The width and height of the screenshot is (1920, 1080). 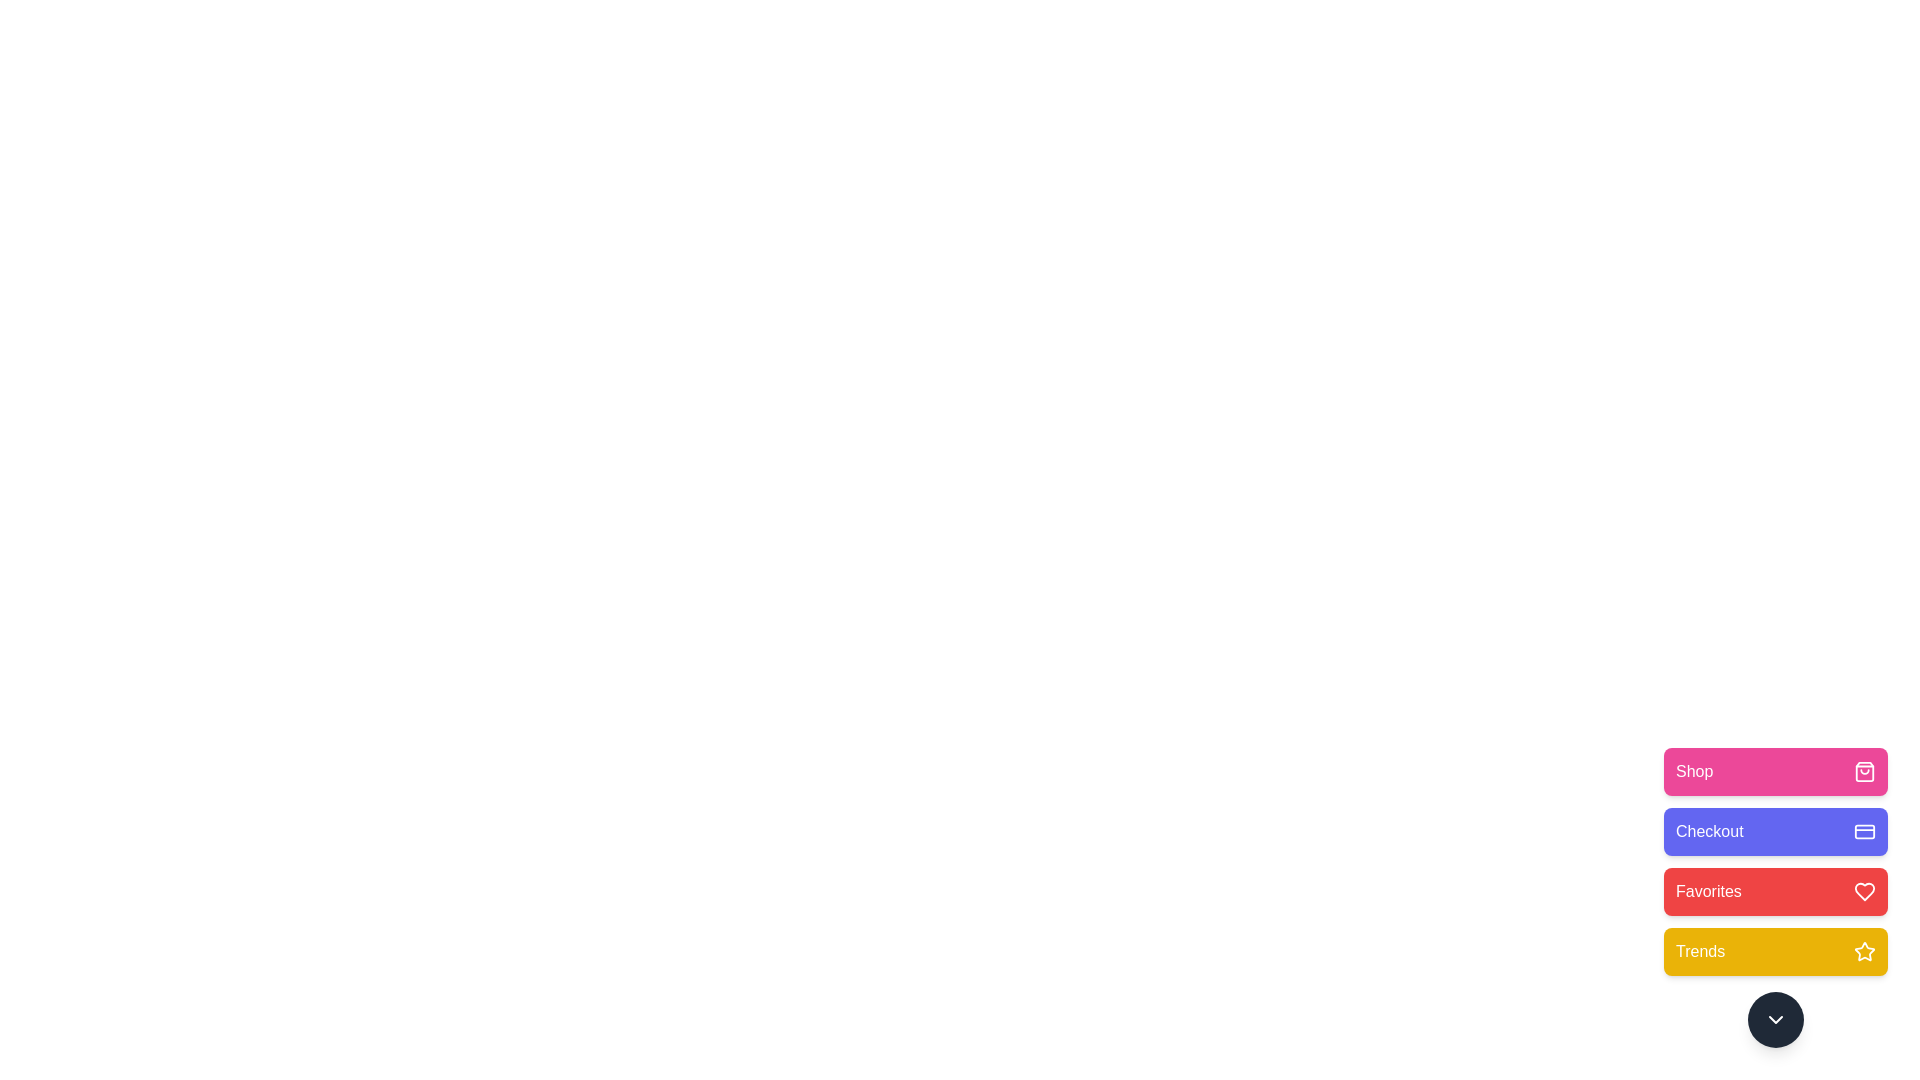 I want to click on the Checkout button to observe its transition effect, so click(x=1776, y=832).